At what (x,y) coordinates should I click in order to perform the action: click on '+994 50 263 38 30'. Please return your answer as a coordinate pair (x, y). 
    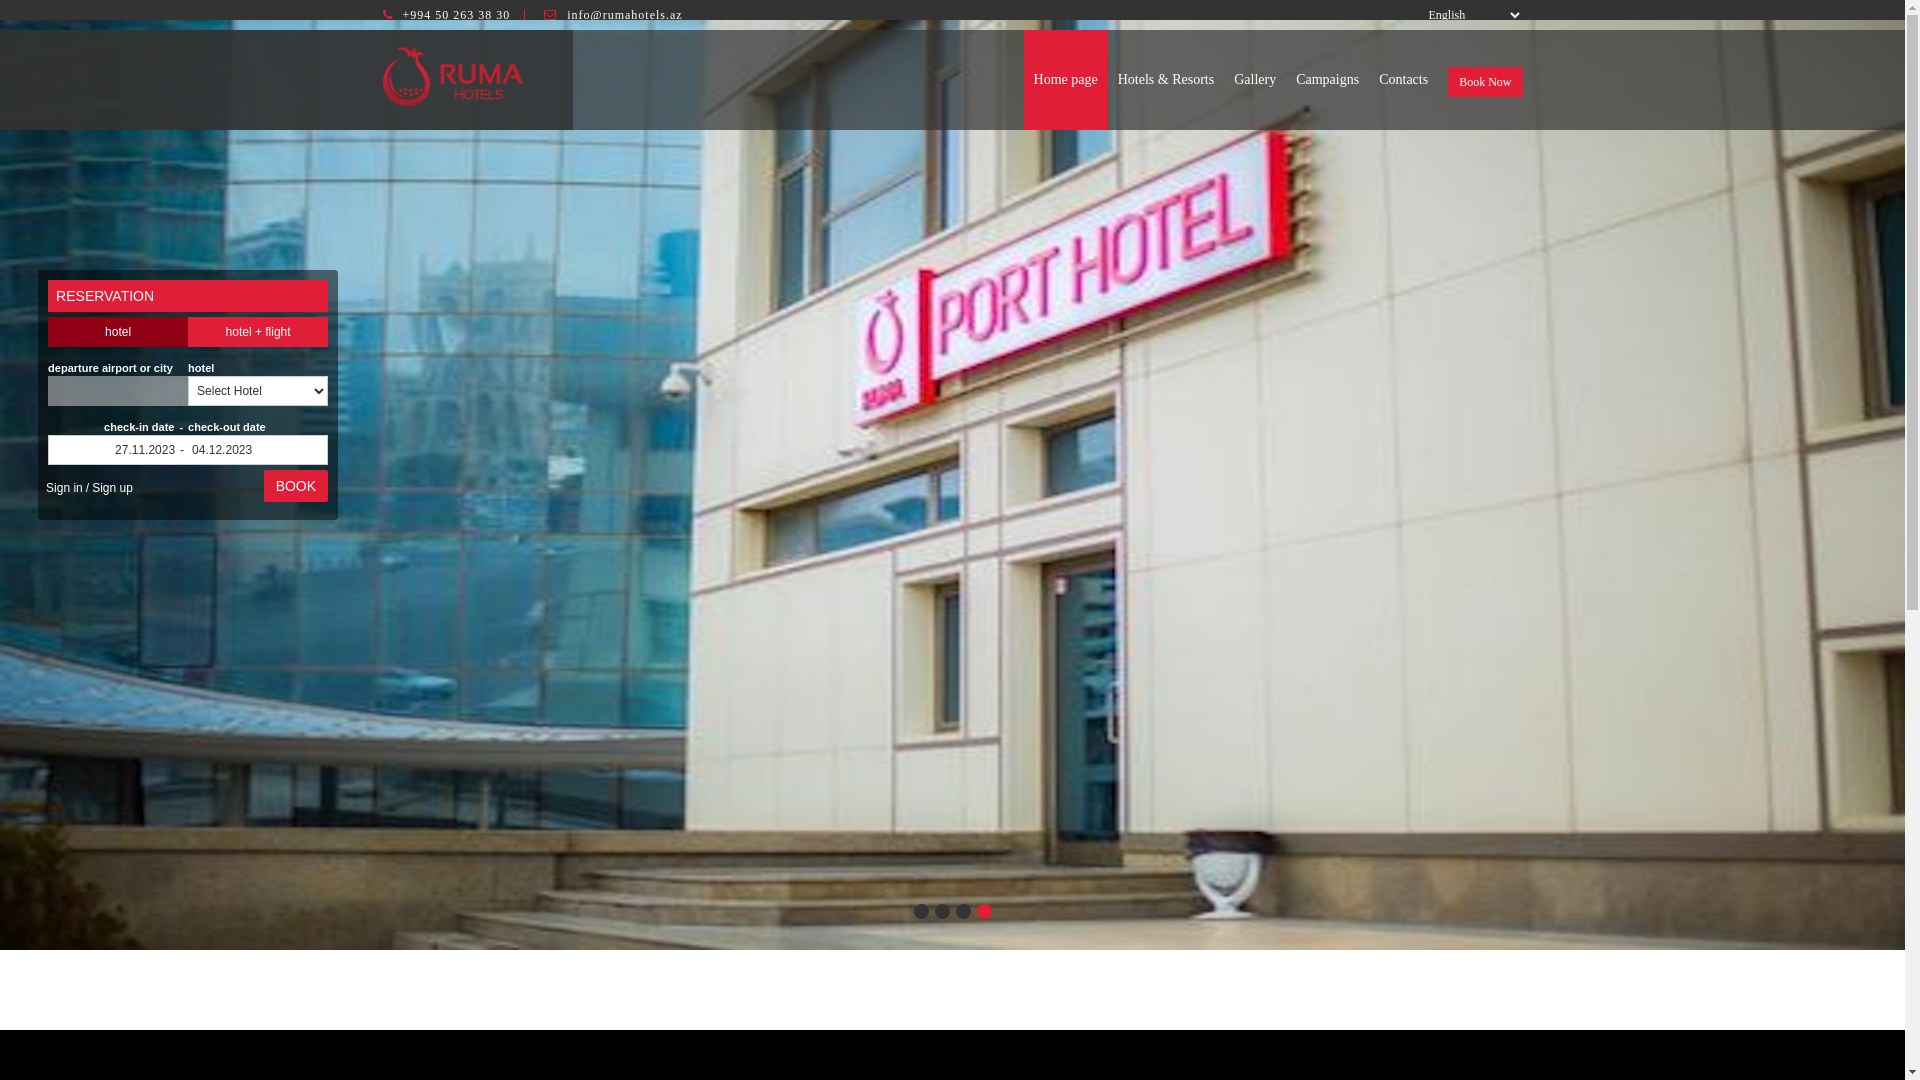
    Looking at the image, I should click on (455, 15).